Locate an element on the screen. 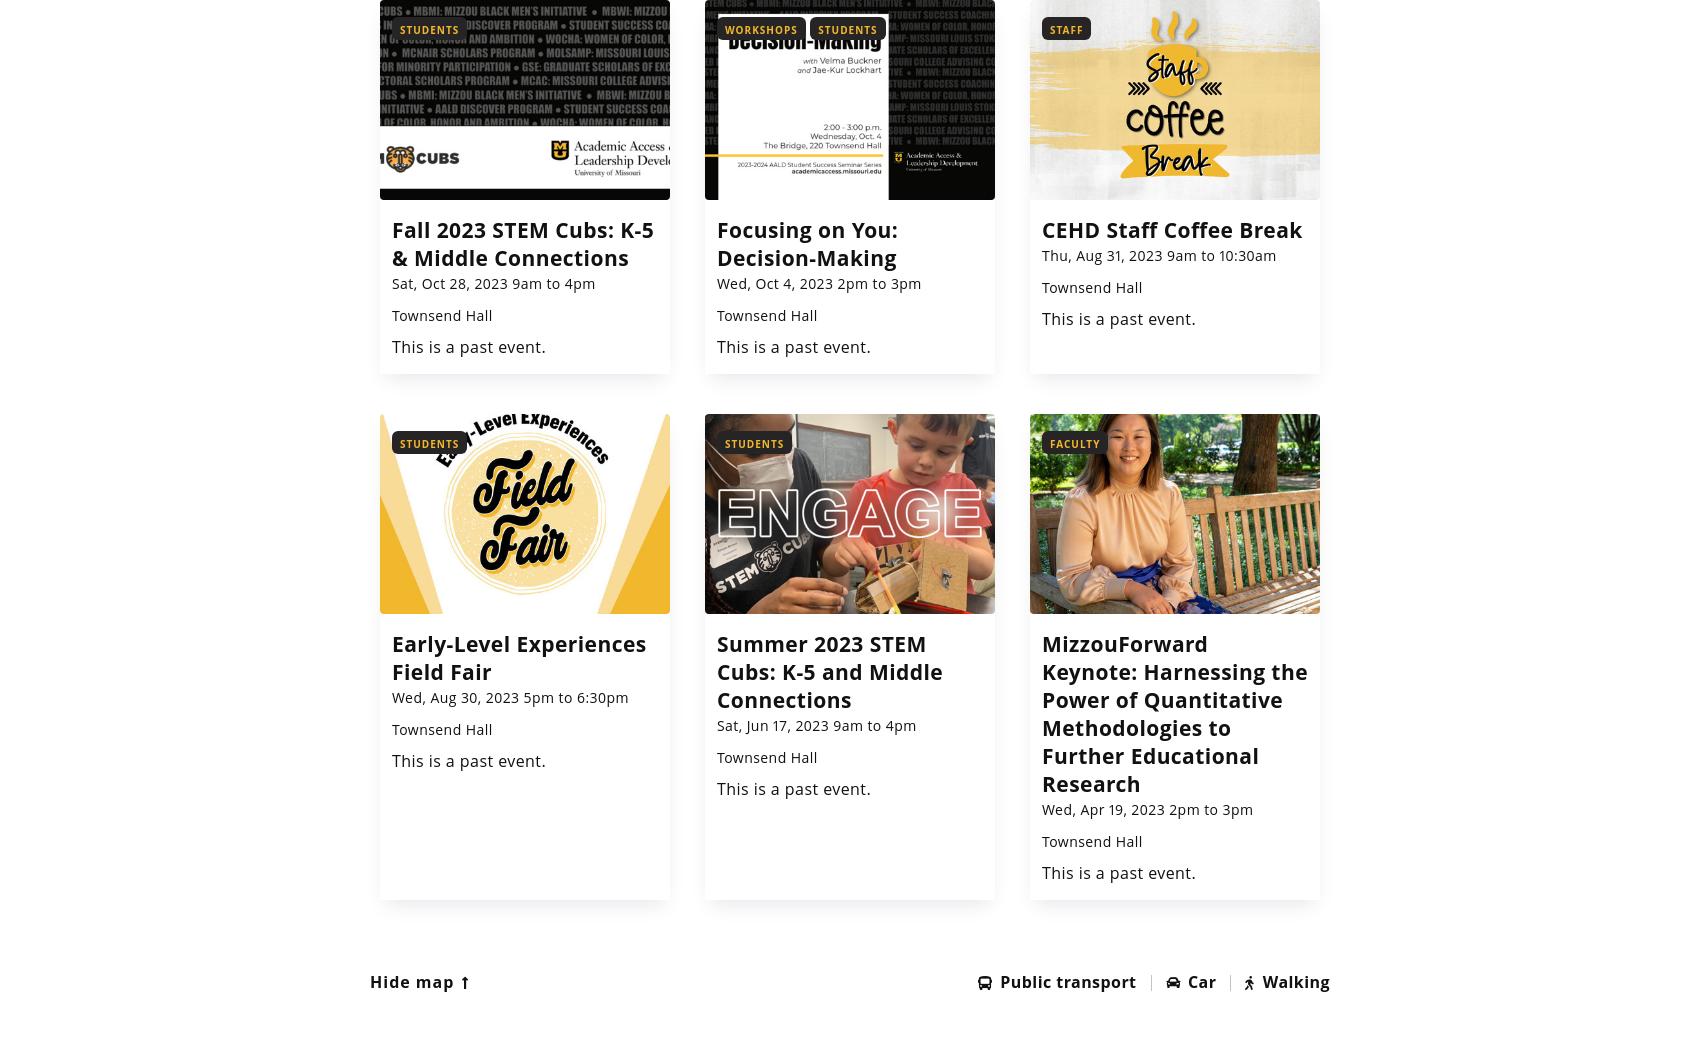 The height and width of the screenshot is (1063, 1700). 'Summer 2023 STEM Cubs: K-5 and Middle Connections' is located at coordinates (828, 671).